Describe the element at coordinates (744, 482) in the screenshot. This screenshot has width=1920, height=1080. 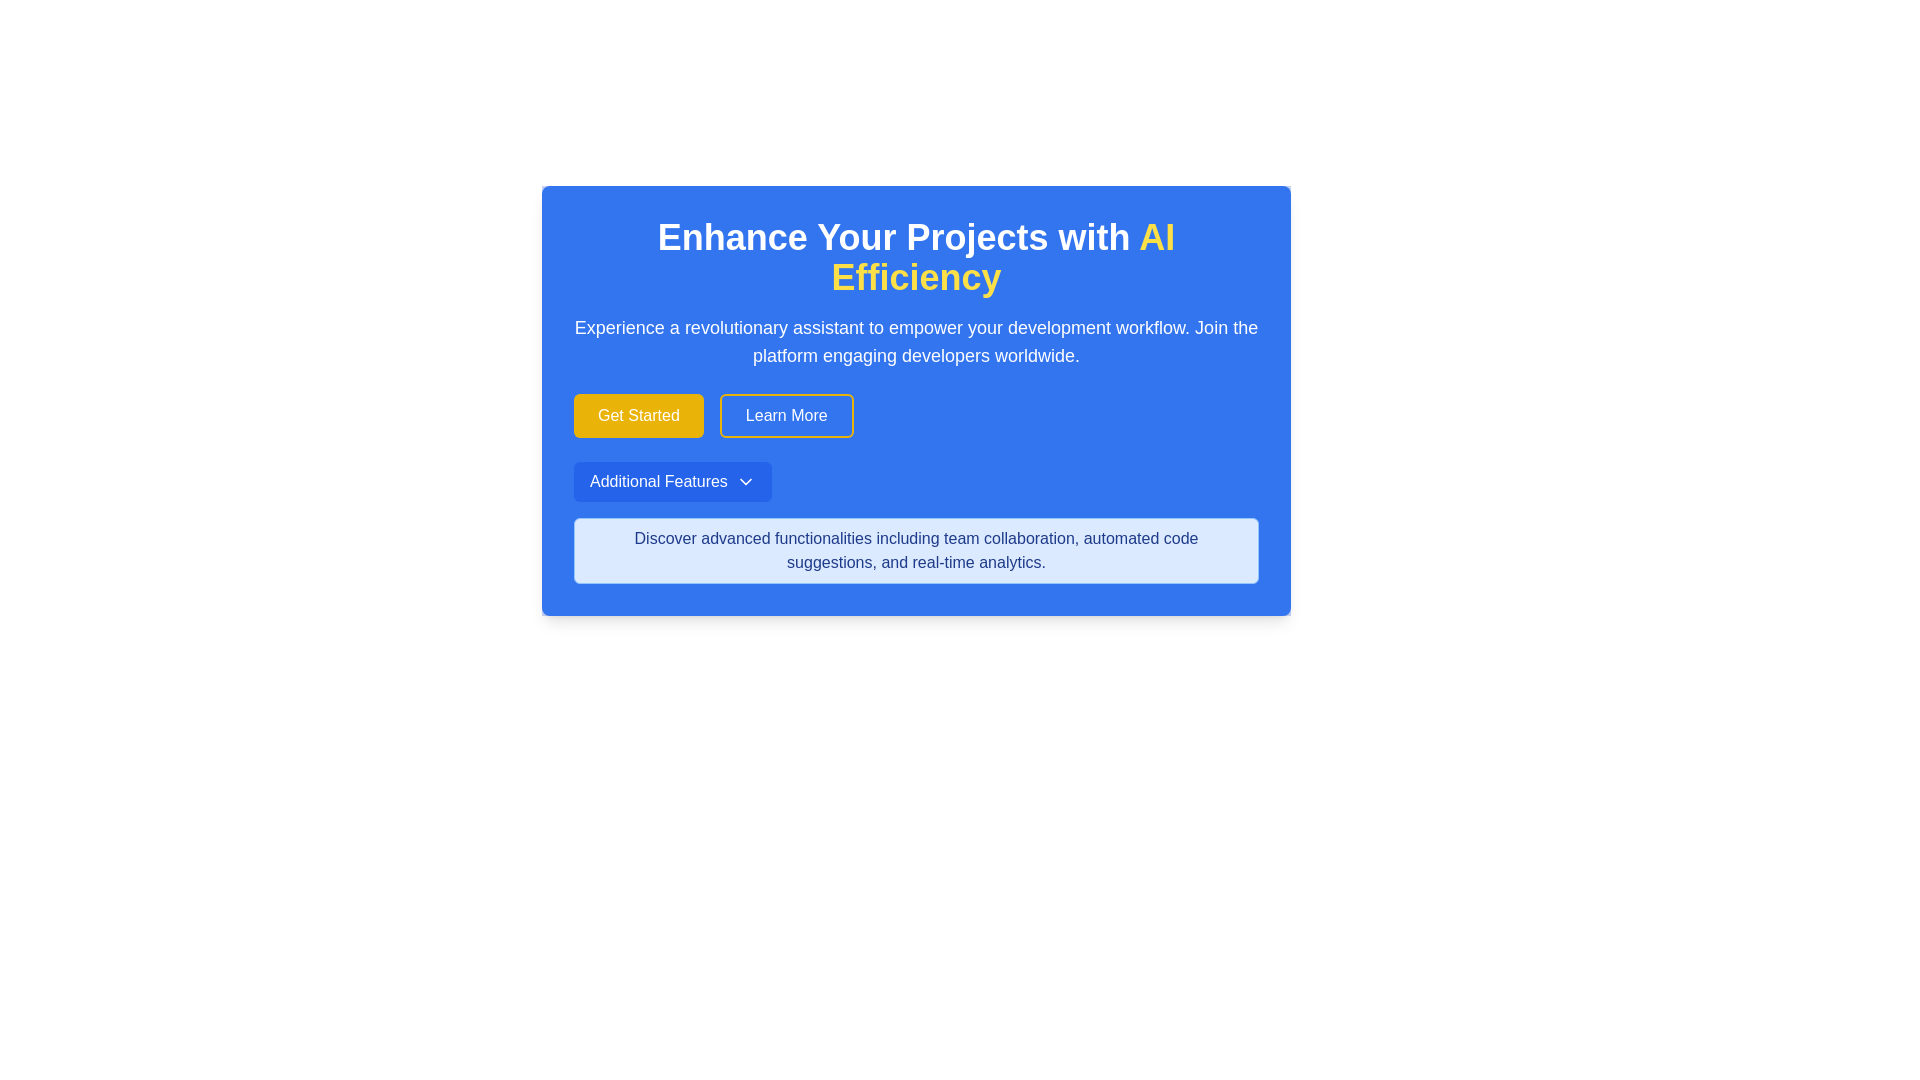
I see `the downward-pointing chevron icon located to the right of the text 'Additional Features'` at that location.